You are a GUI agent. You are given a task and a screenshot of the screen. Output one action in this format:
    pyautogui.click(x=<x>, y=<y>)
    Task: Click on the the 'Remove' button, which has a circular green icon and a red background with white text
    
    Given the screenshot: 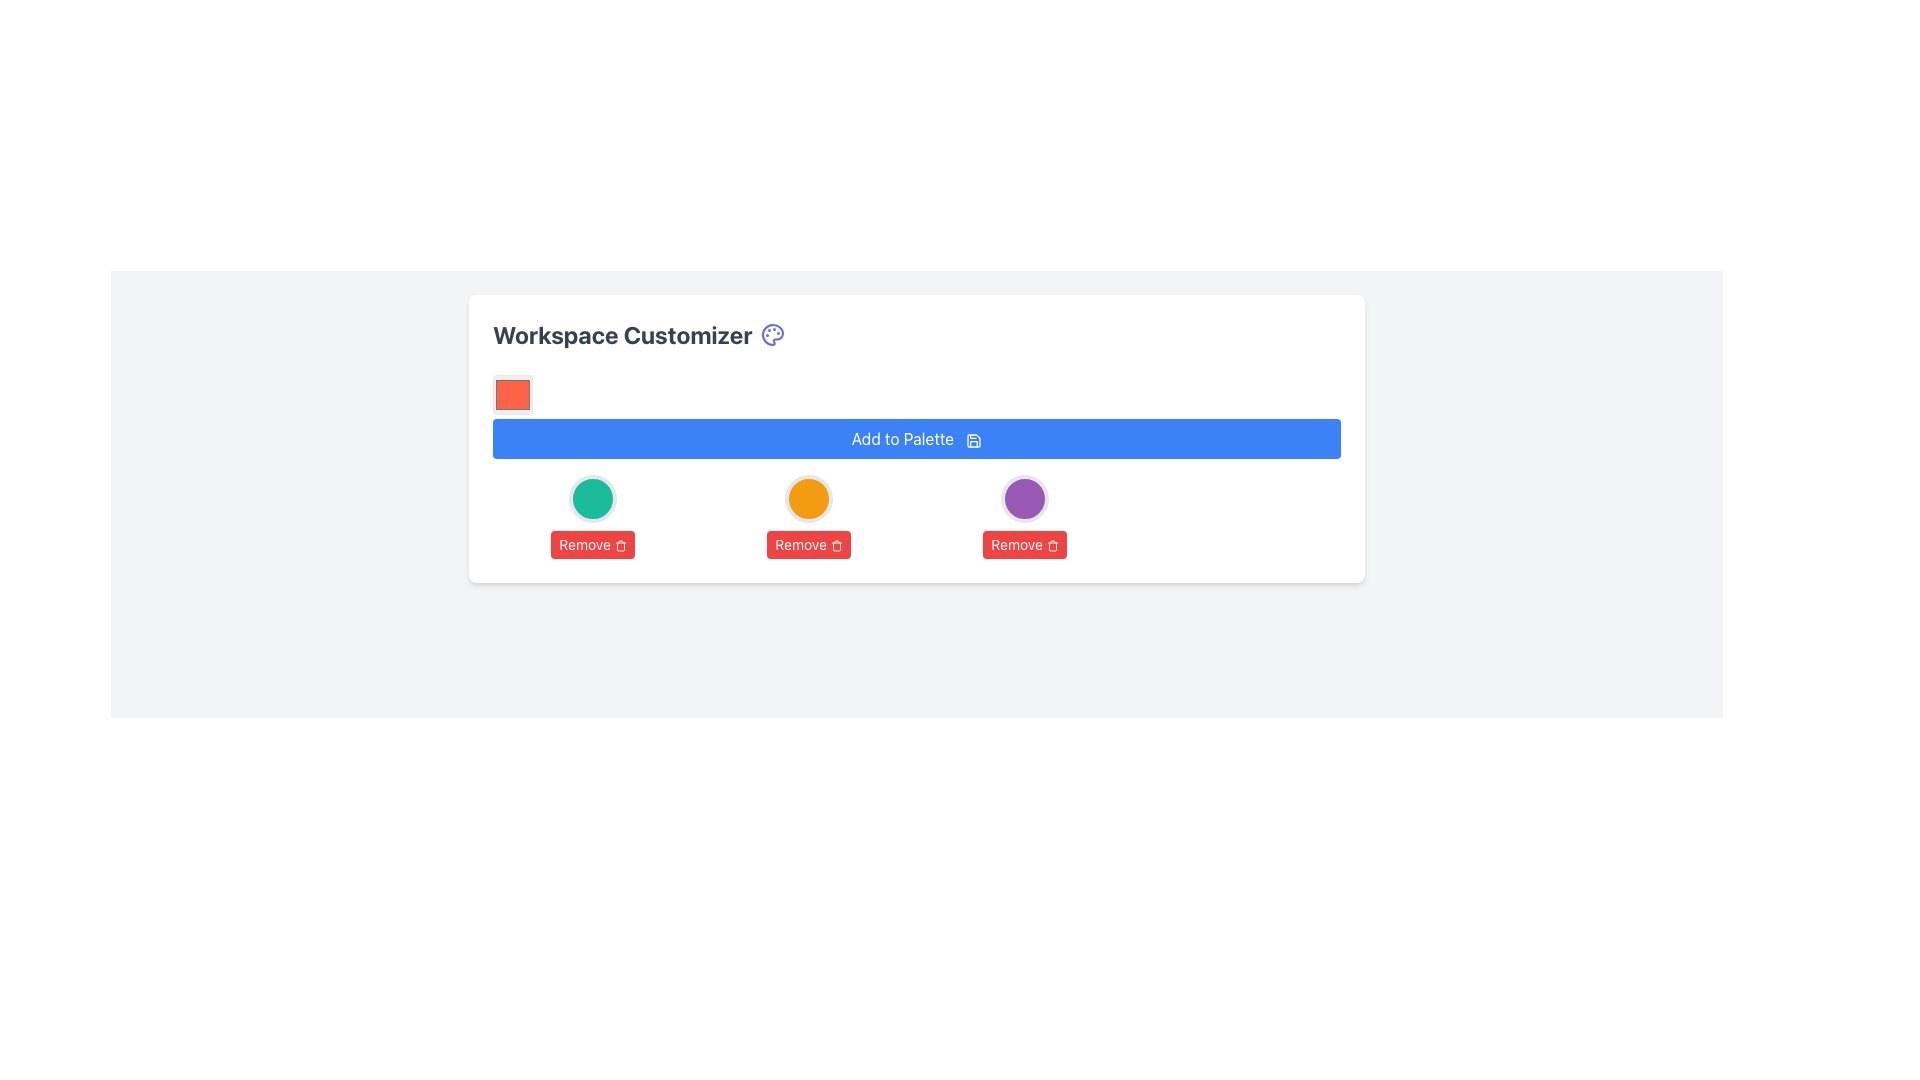 What is the action you would take?
    pyautogui.click(x=592, y=515)
    